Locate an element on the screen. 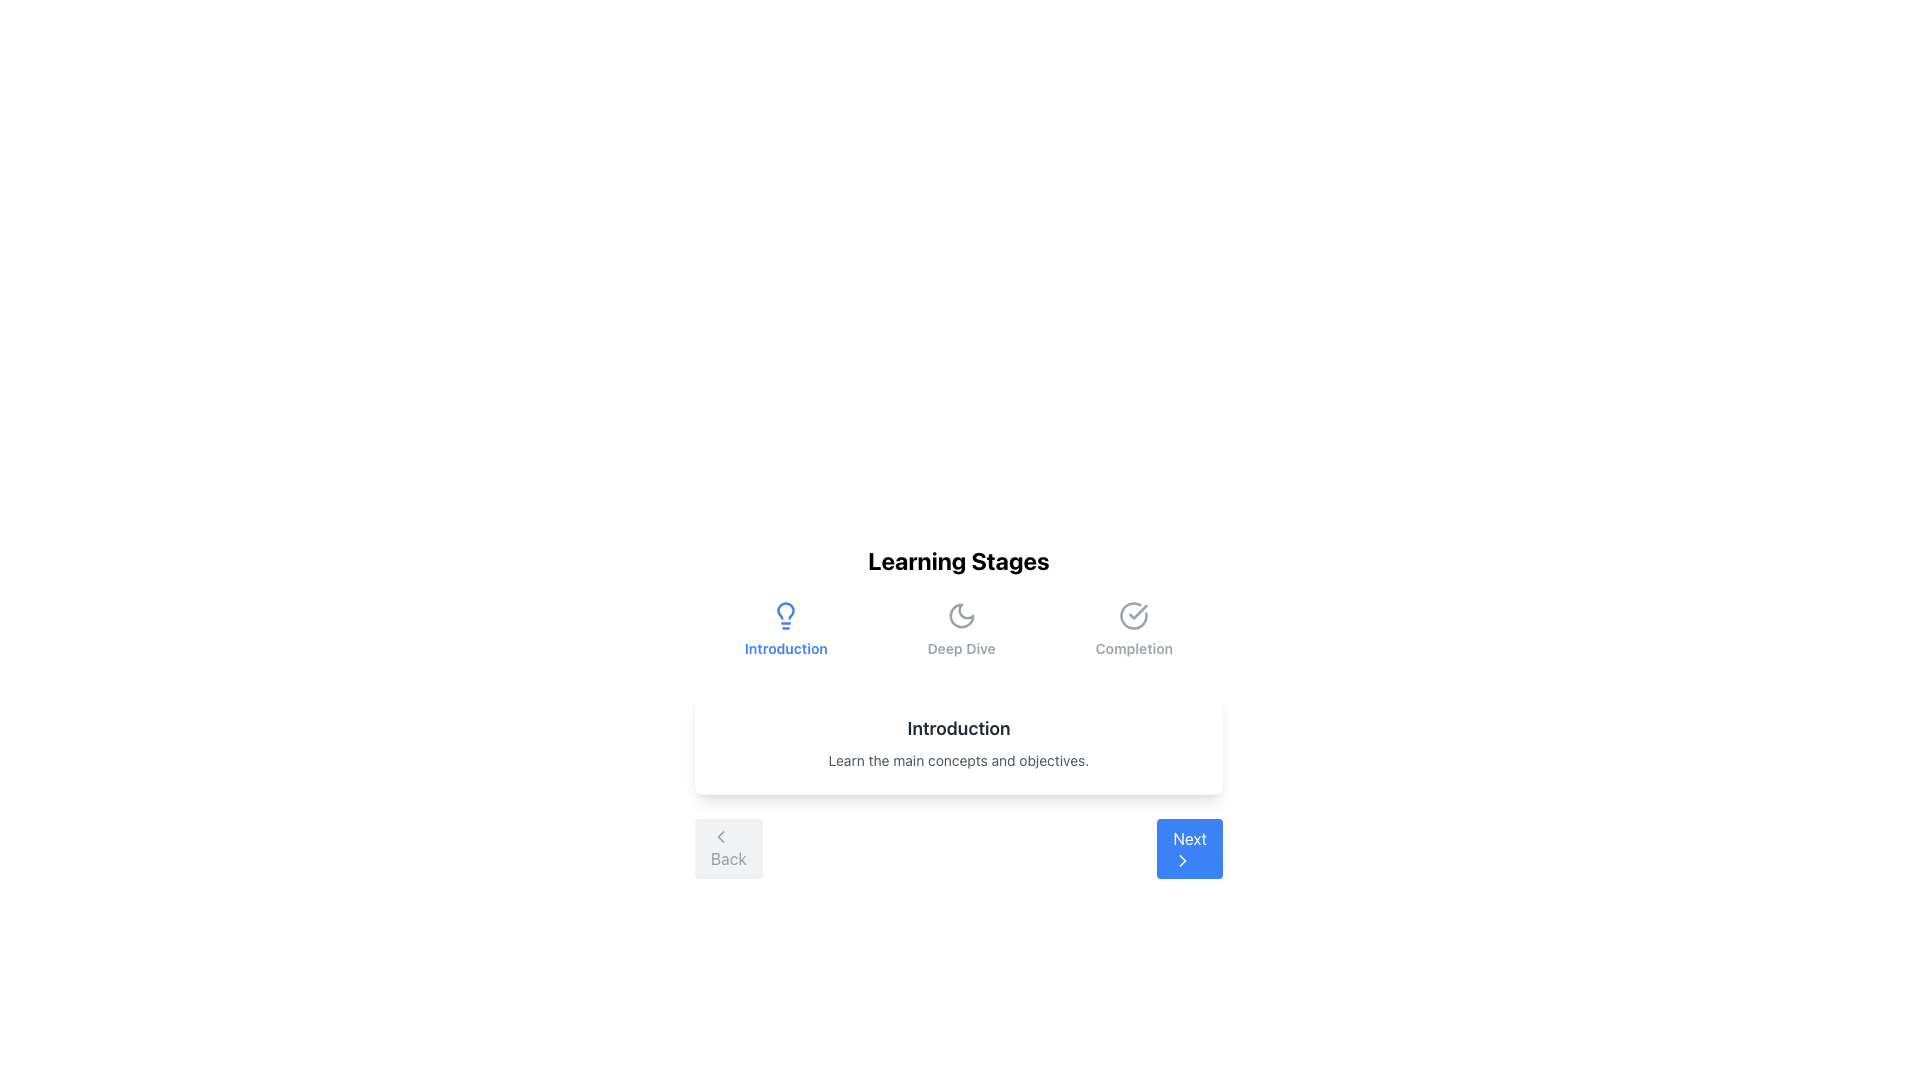 This screenshot has width=1920, height=1080. the crescent moon icon within the circular outline located in the 'Deep Dive' section of the interface is located at coordinates (961, 615).